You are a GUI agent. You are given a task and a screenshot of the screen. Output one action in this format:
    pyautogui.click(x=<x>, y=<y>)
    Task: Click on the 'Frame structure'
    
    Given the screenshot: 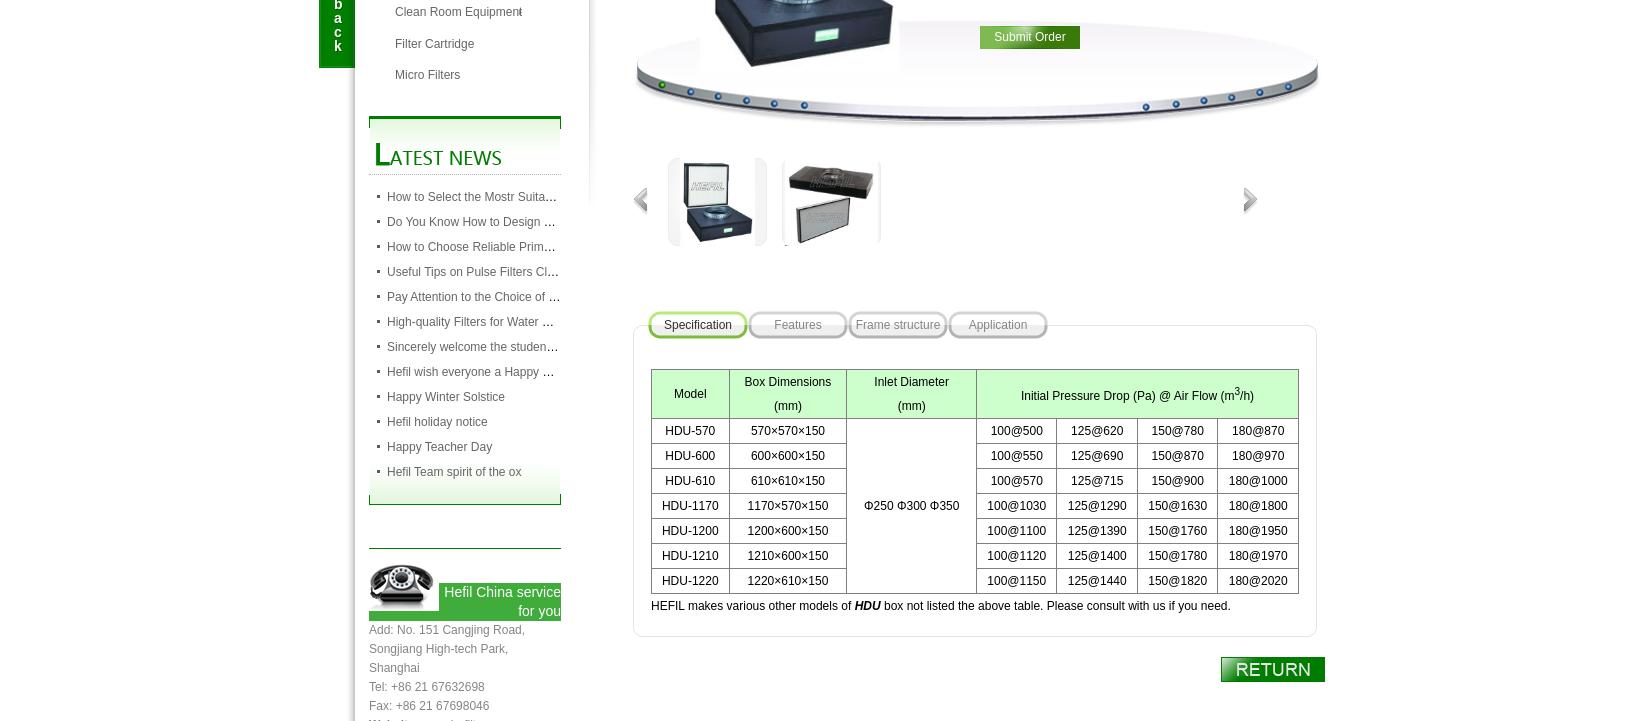 What is the action you would take?
    pyautogui.click(x=855, y=325)
    